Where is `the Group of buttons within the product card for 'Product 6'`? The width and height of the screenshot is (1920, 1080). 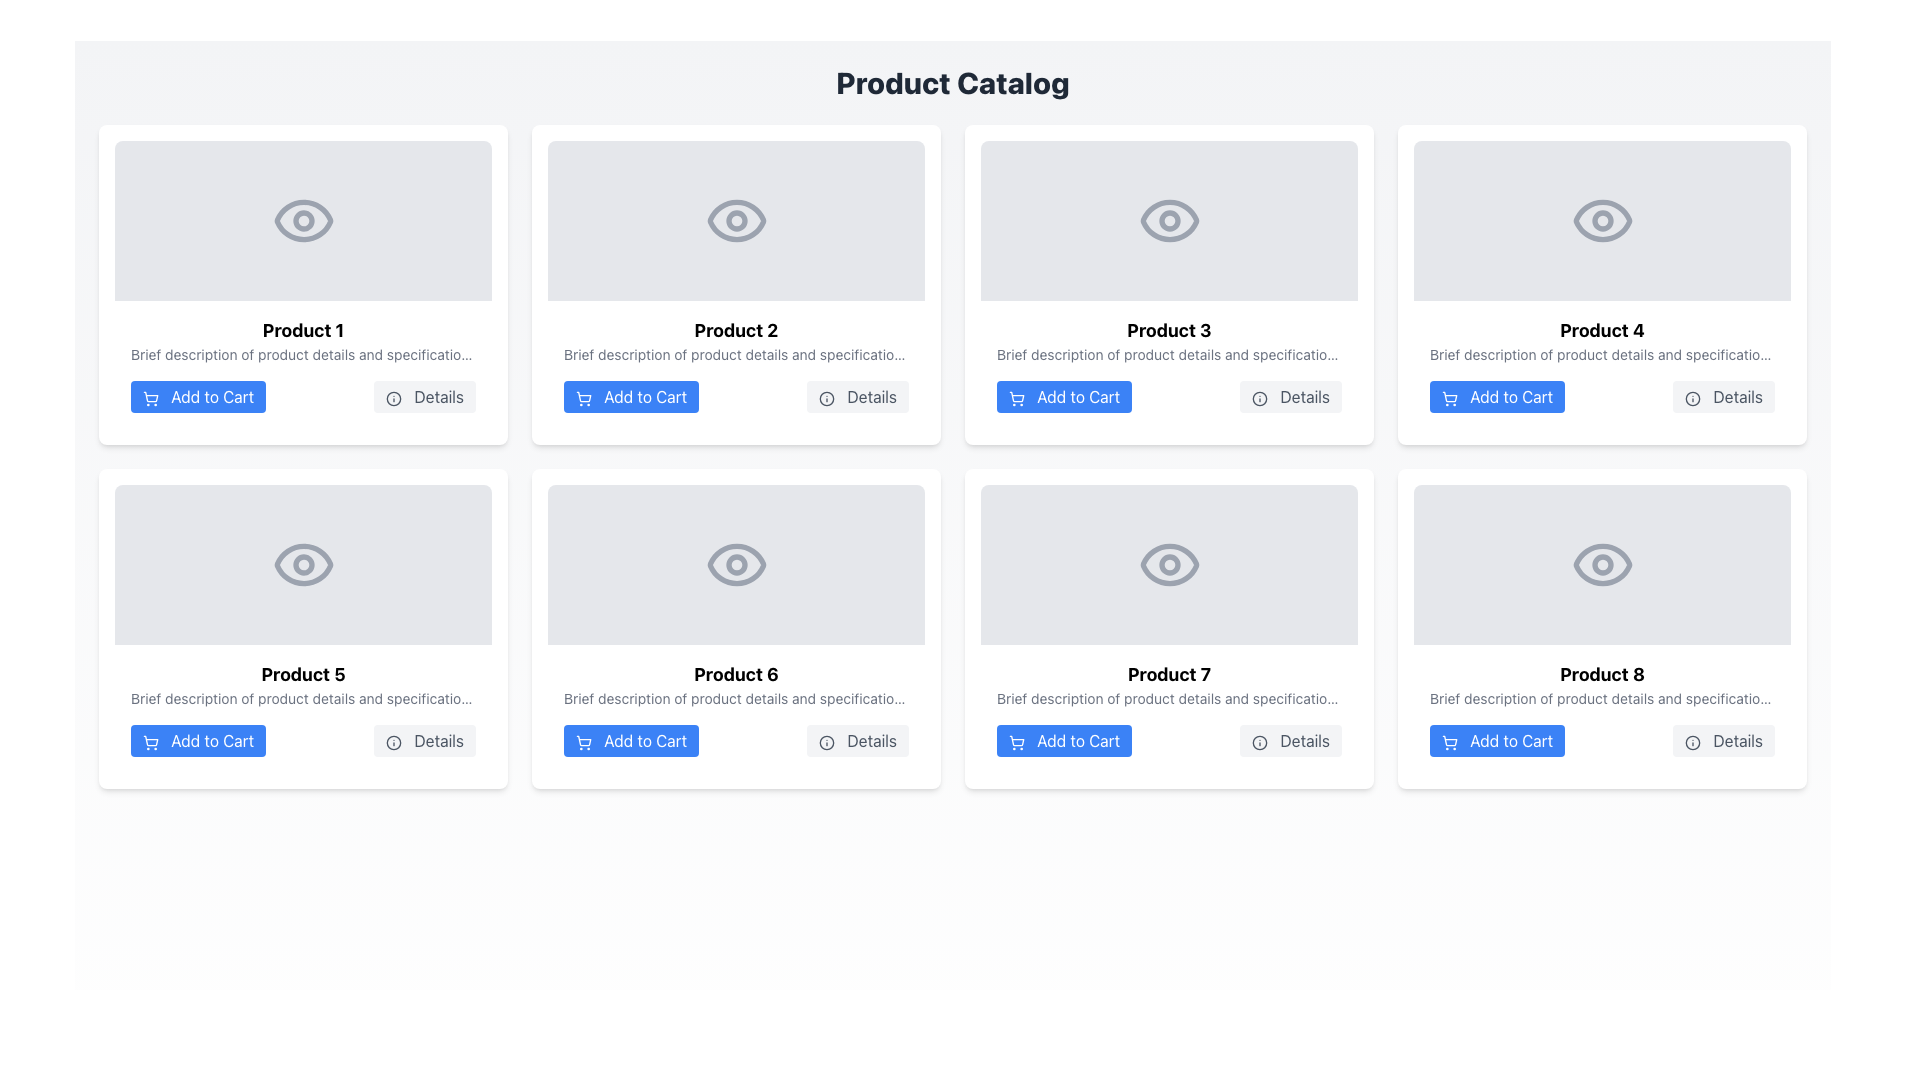 the Group of buttons within the product card for 'Product 6' is located at coordinates (735, 740).